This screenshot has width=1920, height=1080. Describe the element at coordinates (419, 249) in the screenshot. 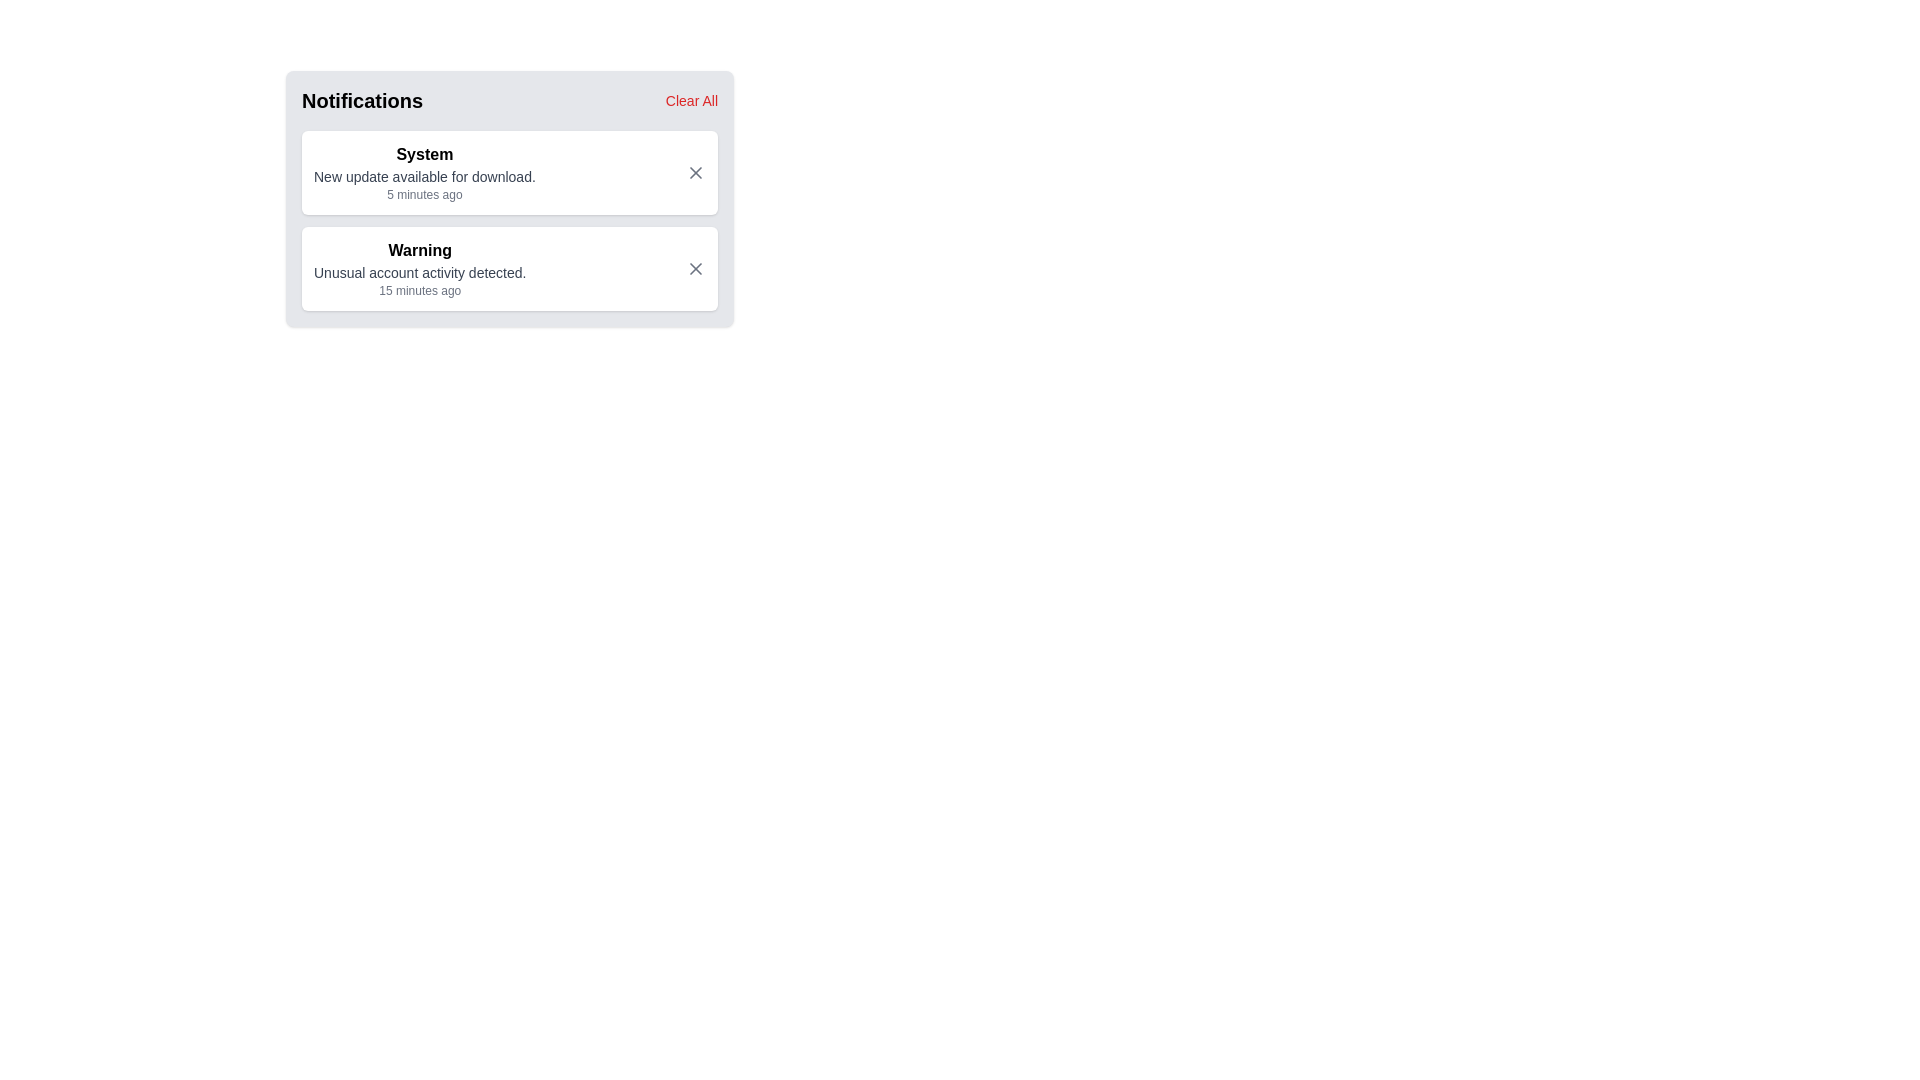

I see `the header text of the second notification card, which indicates the category of the notification, positioned at the top-center of the card` at that location.